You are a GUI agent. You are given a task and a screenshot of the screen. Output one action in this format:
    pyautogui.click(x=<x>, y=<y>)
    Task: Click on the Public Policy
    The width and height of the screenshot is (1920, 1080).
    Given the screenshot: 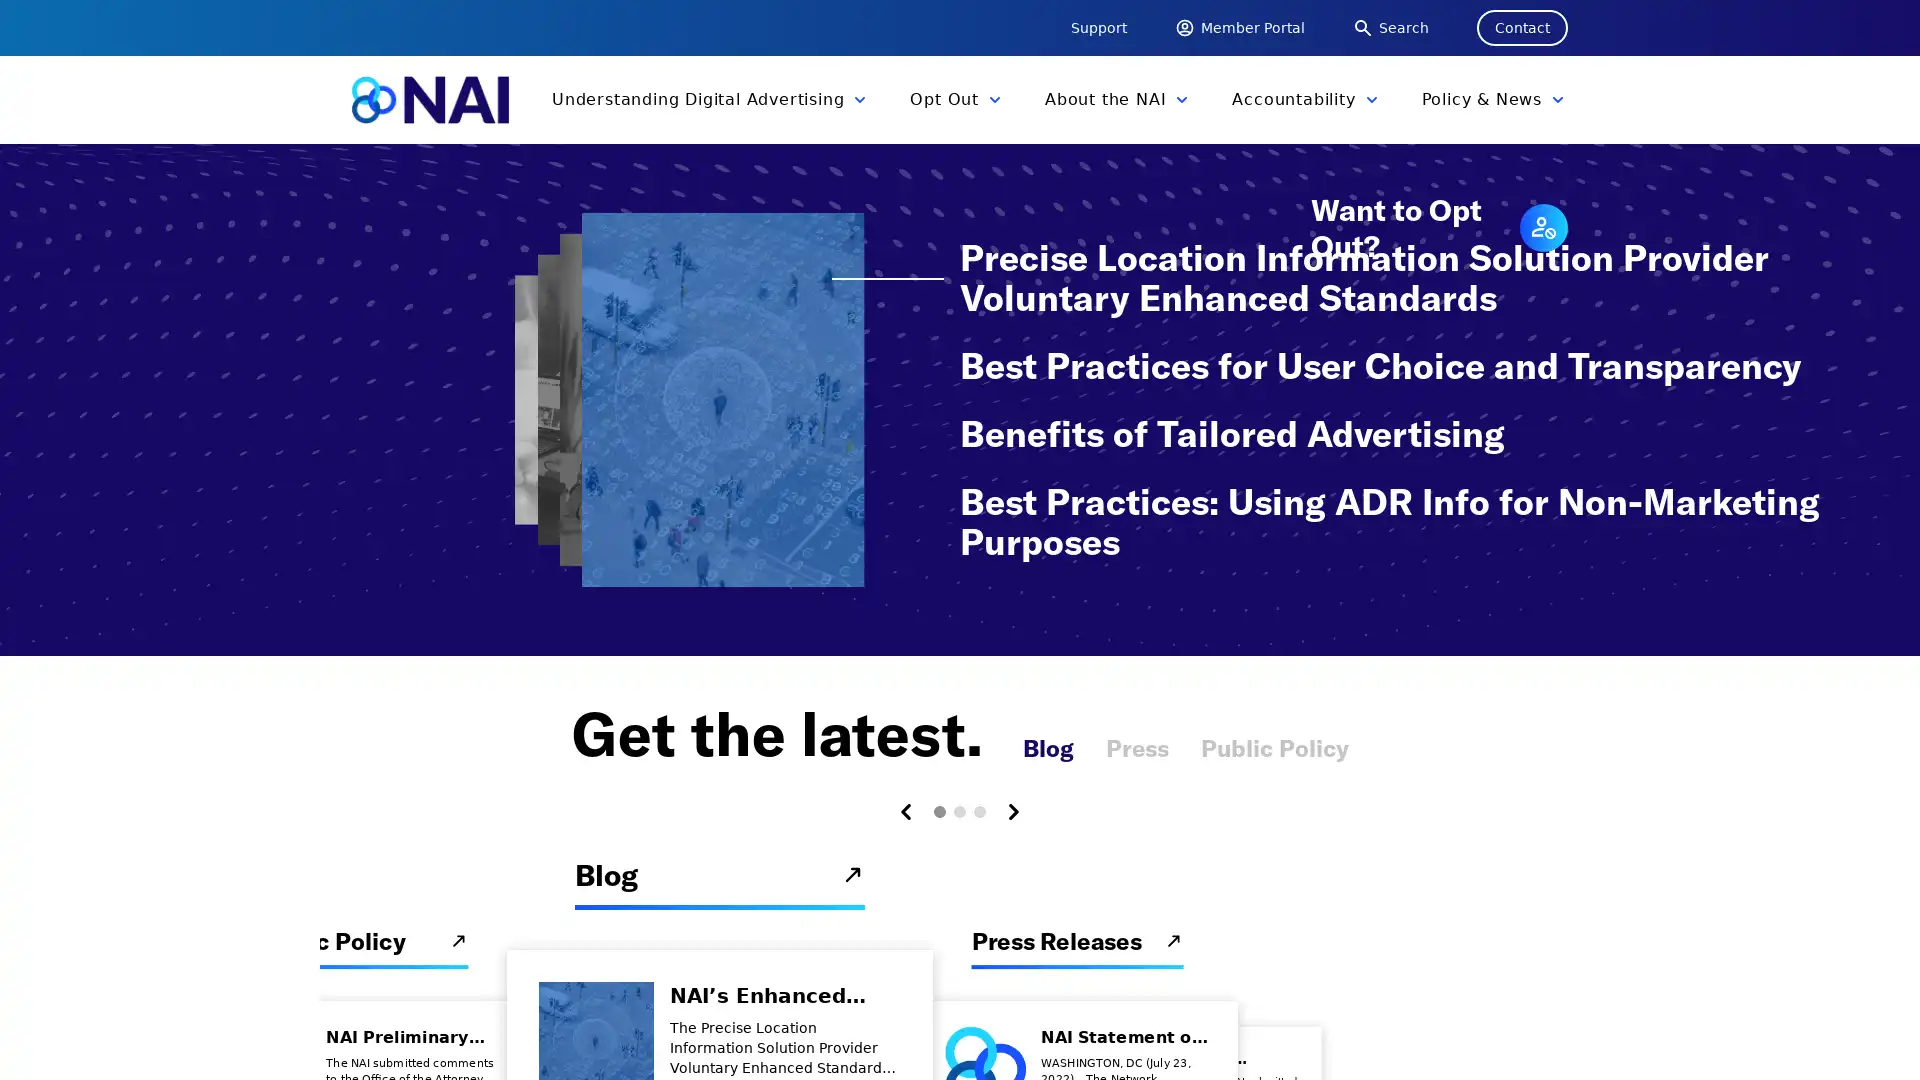 What is the action you would take?
    pyautogui.click(x=1272, y=748)
    